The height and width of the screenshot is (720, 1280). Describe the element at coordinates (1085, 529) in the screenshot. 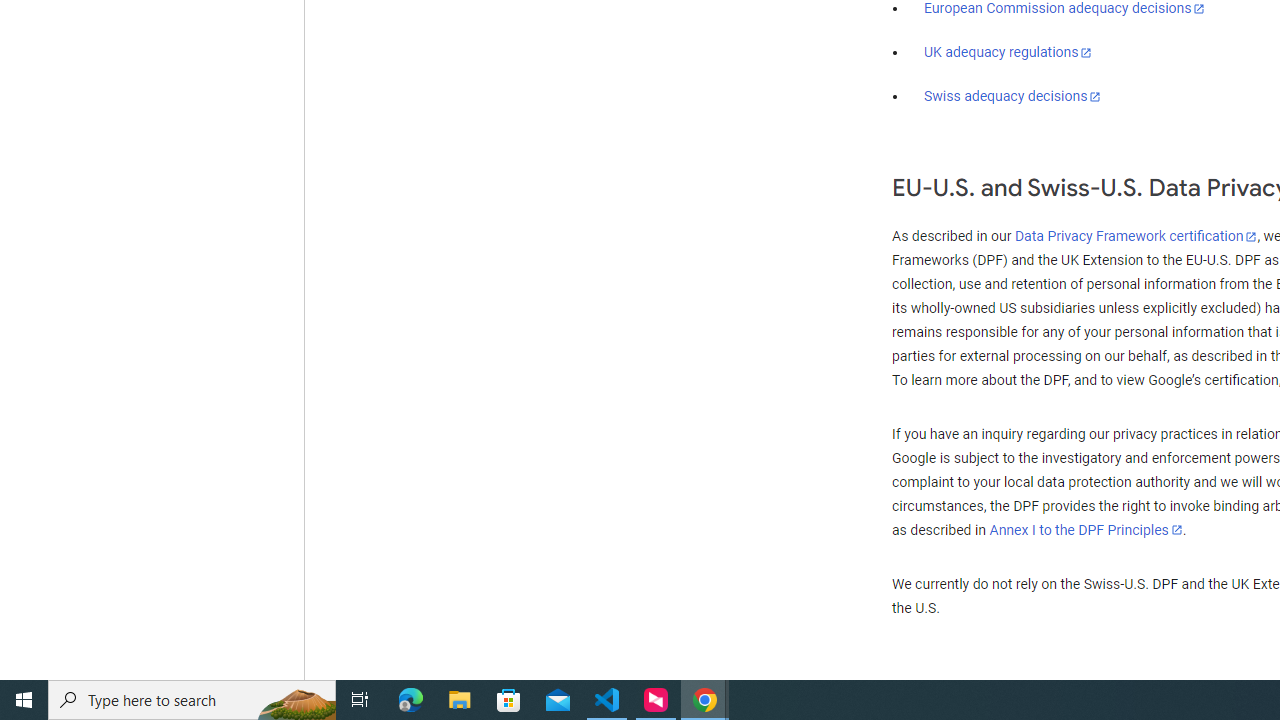

I see `'Annex I to the DPF Principles'` at that location.